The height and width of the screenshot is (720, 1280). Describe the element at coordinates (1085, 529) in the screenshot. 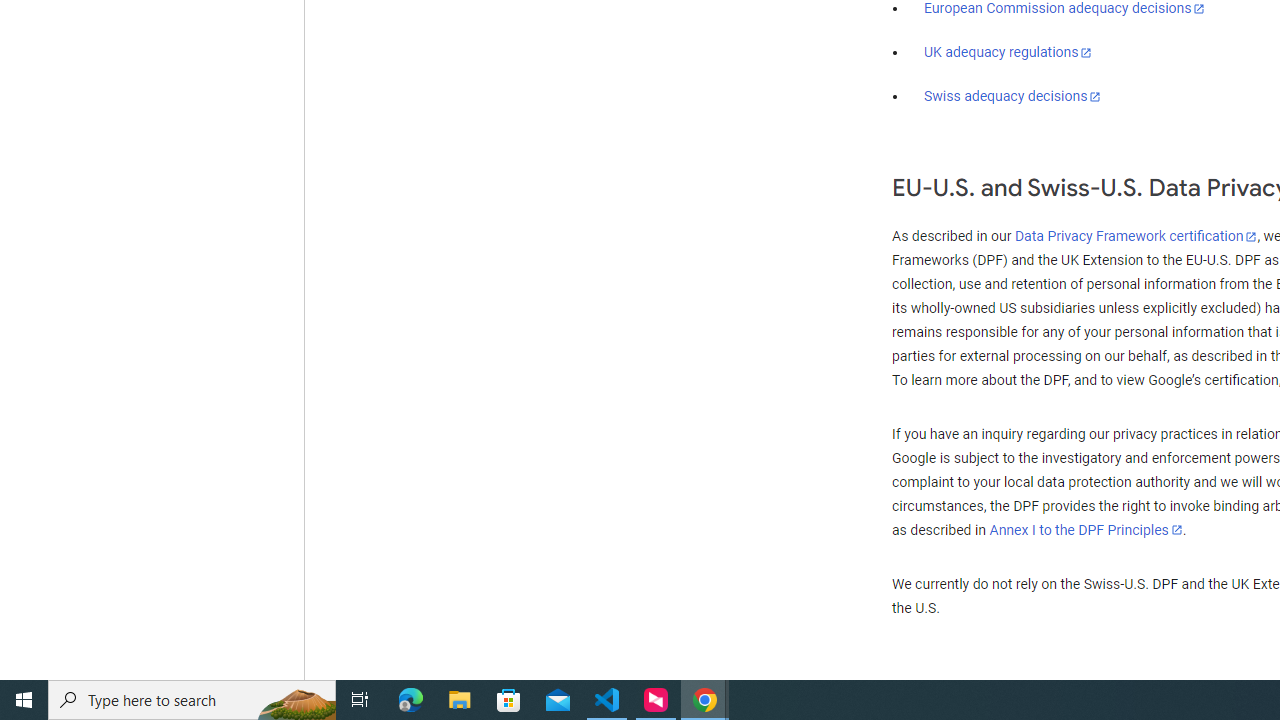

I see `'Annex I to the DPF Principles'` at that location.